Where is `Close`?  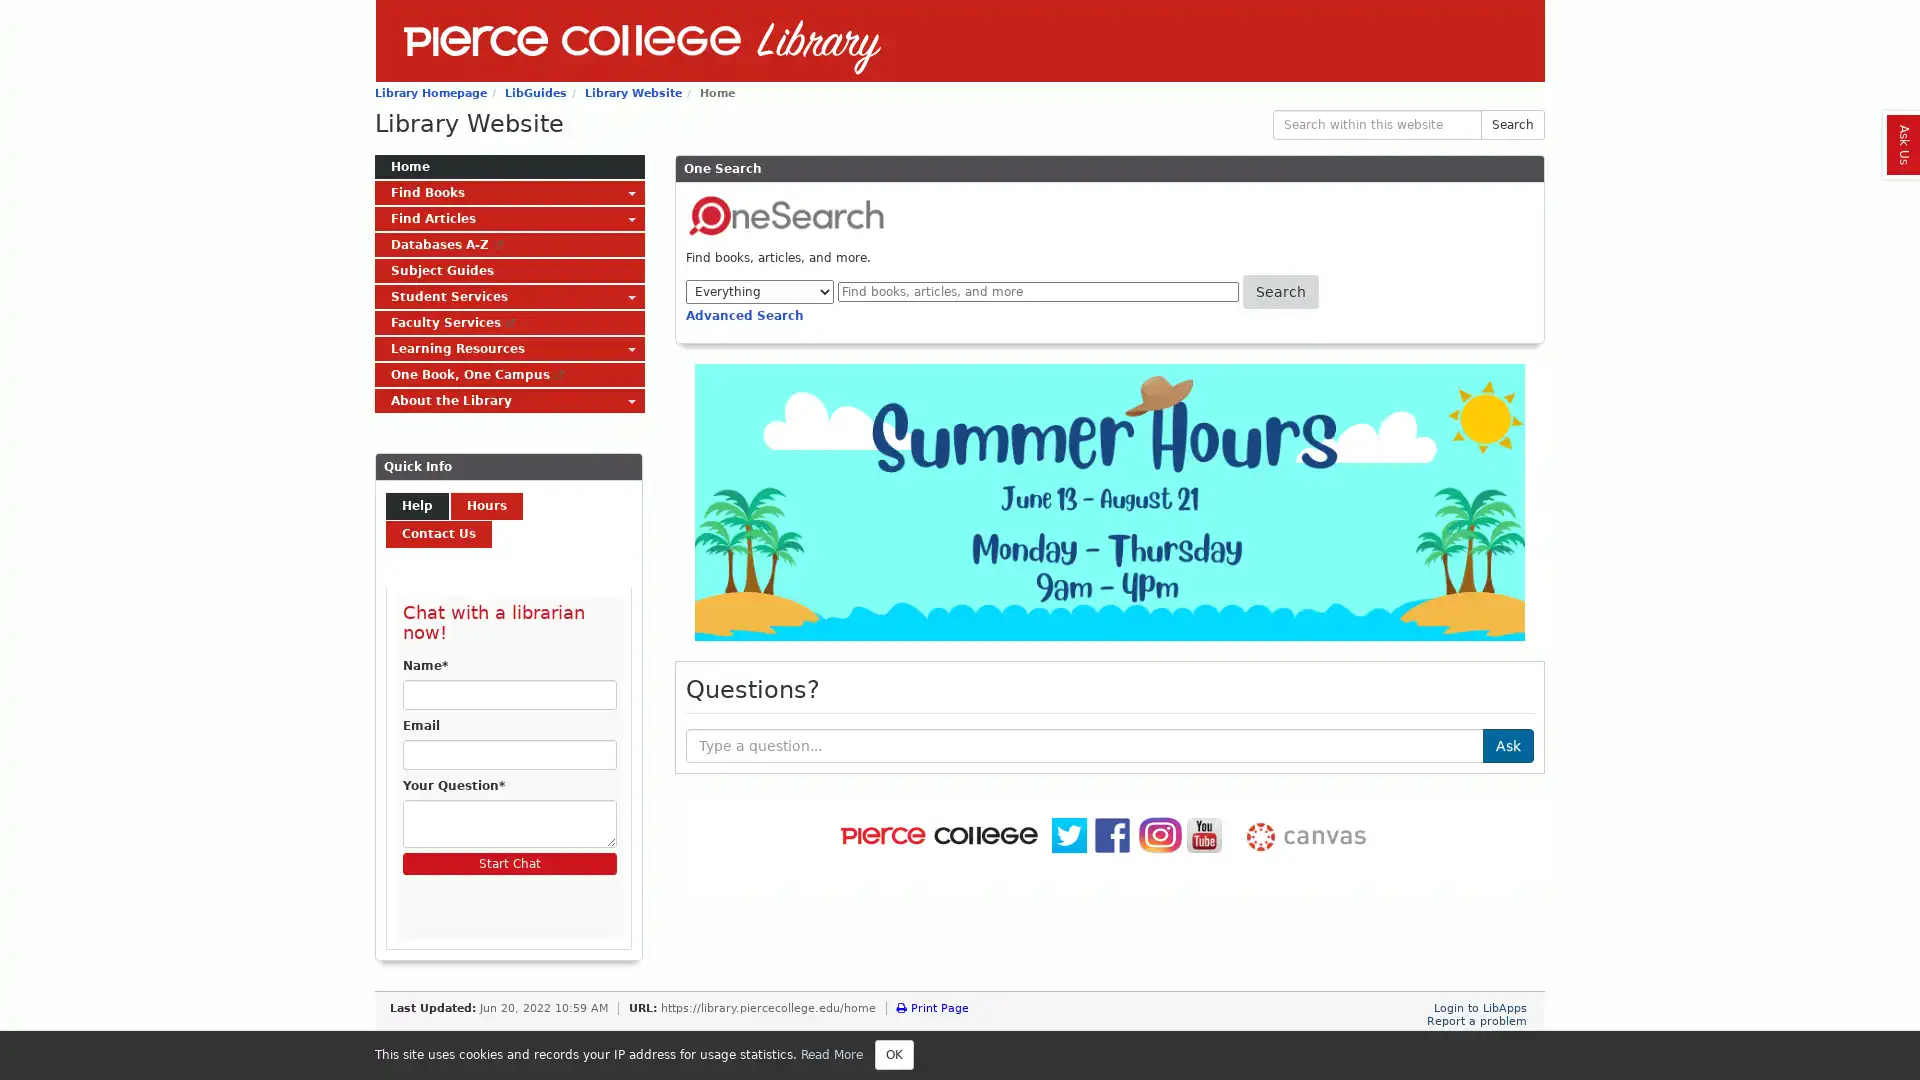 Close is located at coordinates (893, 1054).